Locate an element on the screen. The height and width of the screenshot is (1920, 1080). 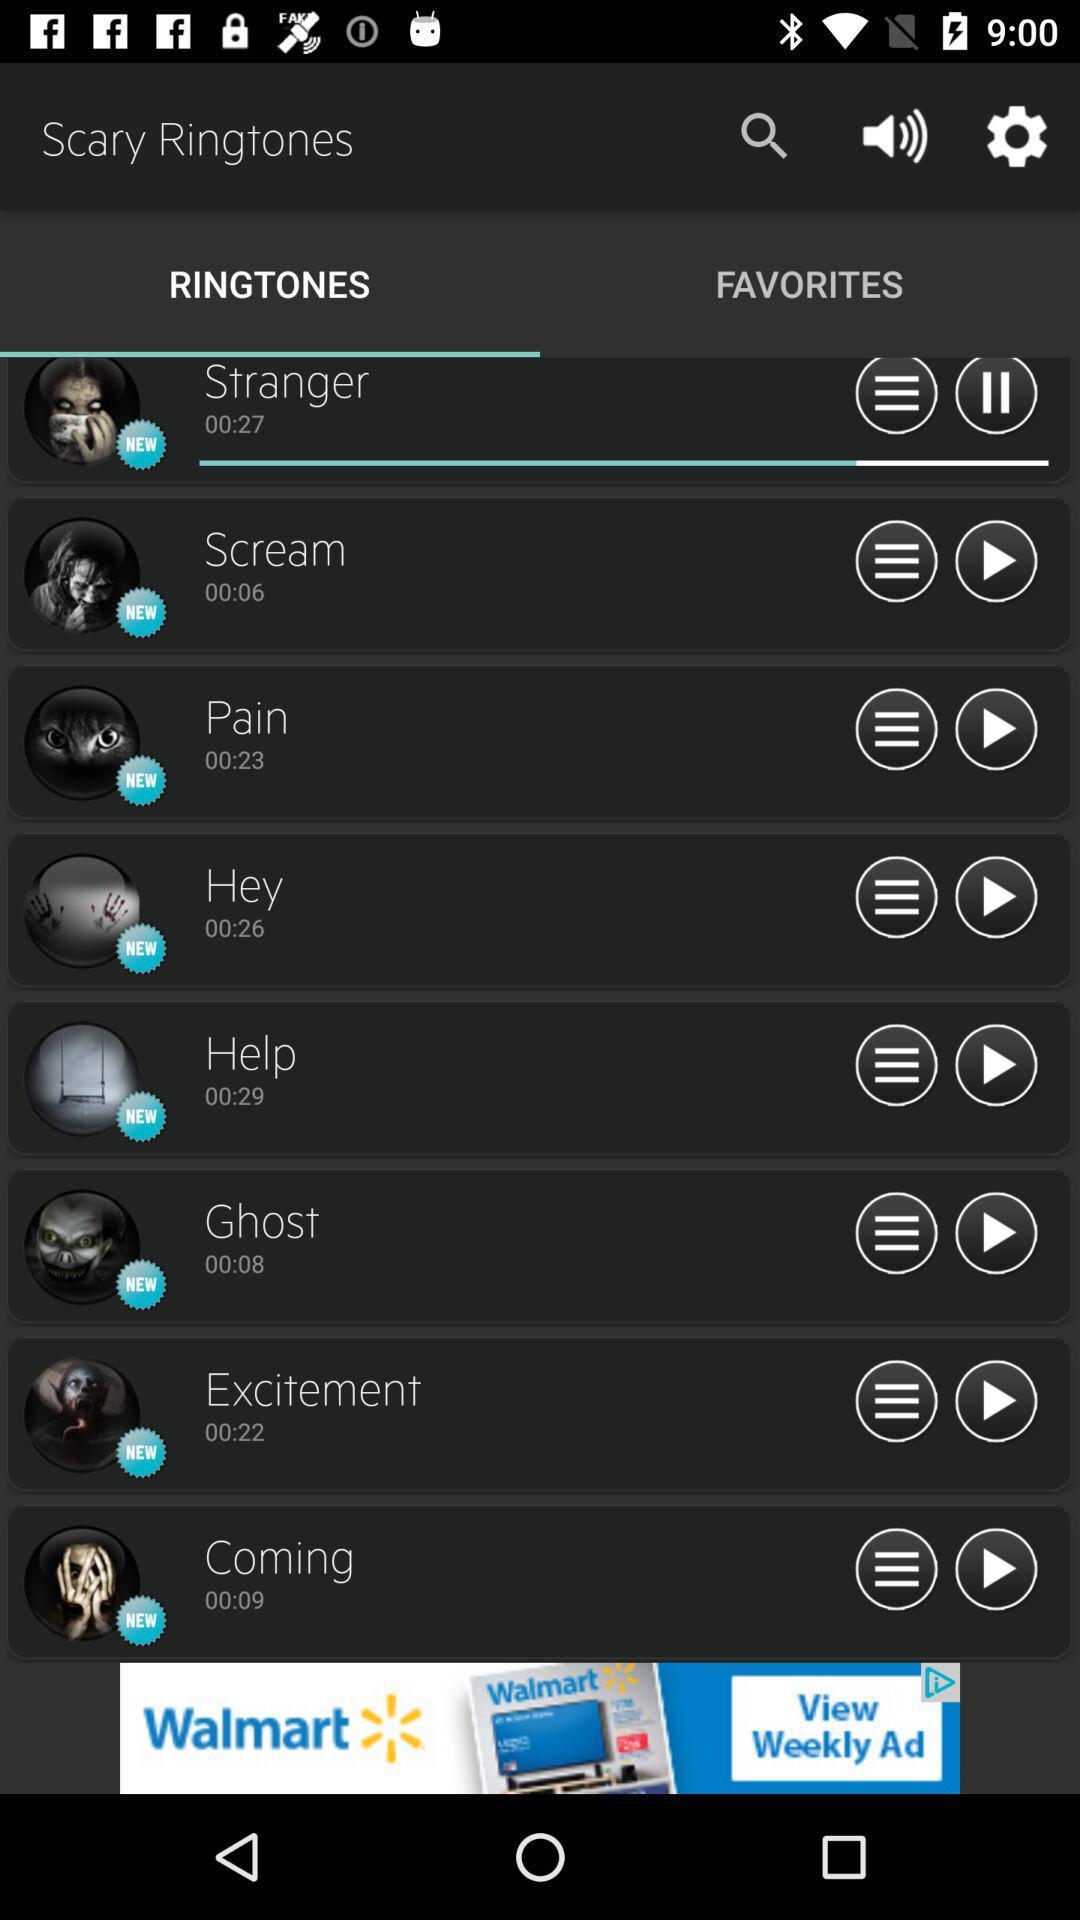
track is located at coordinates (995, 561).